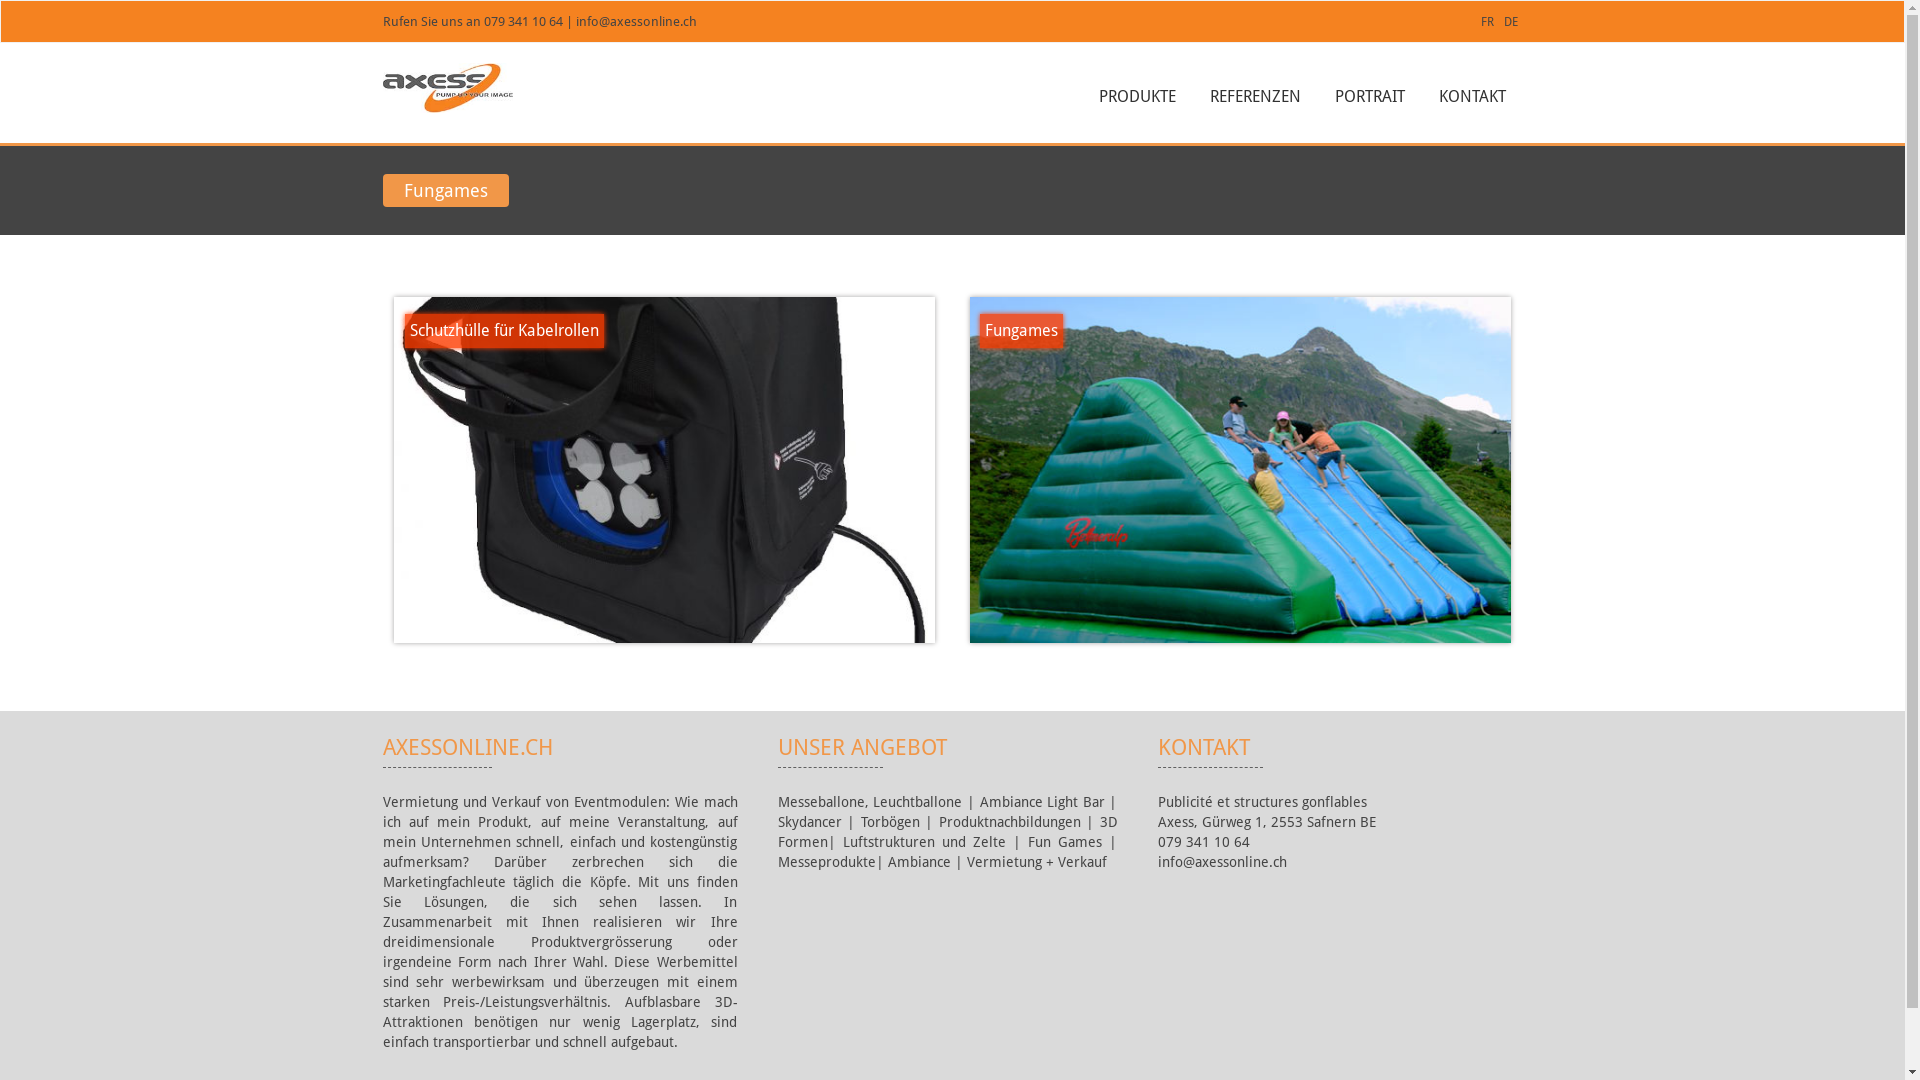  I want to click on 'KONTAKT', so click(1471, 96).